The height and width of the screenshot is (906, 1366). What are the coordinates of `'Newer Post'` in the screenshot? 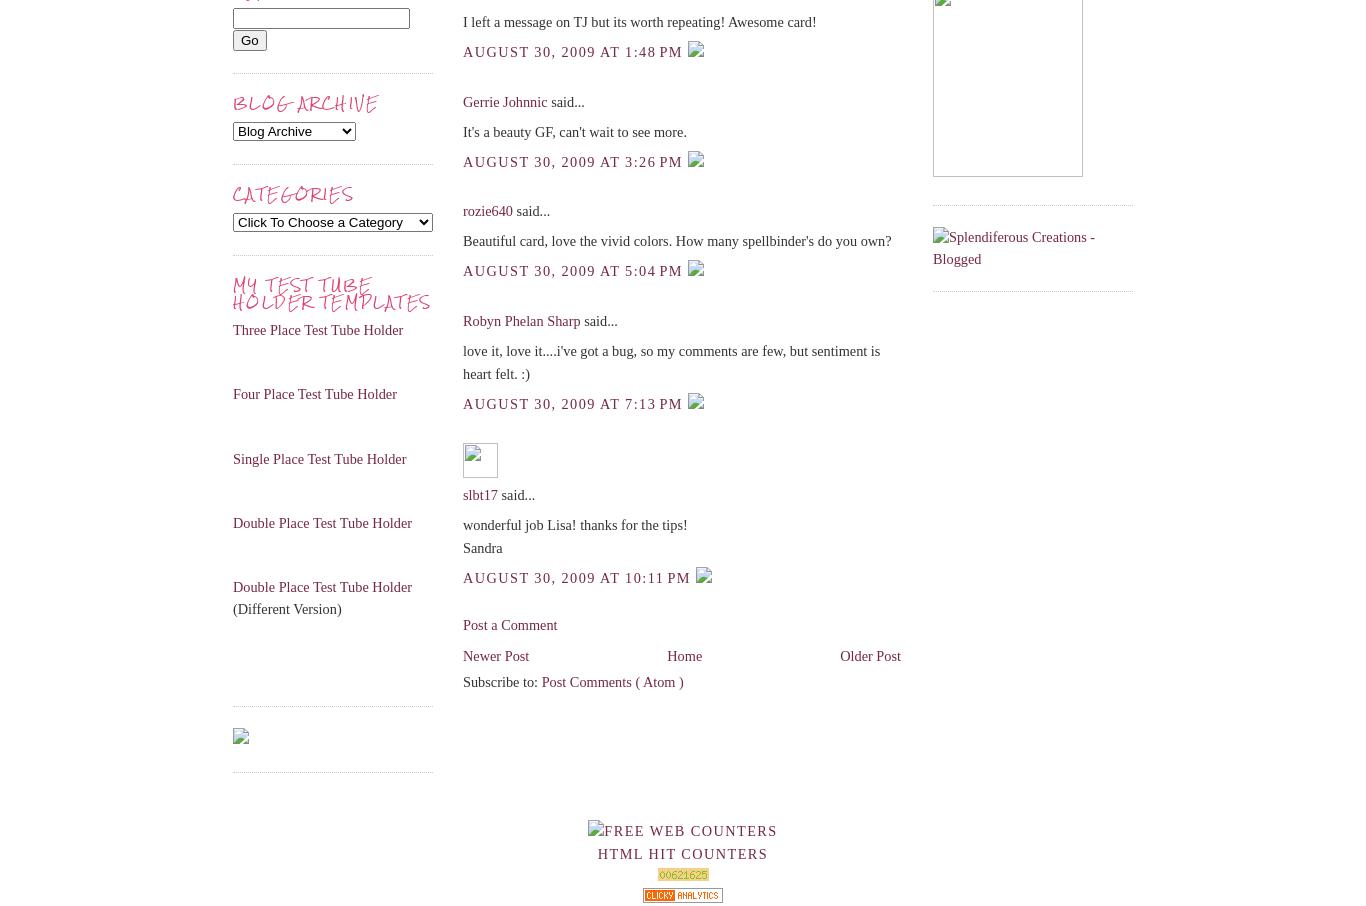 It's located at (495, 655).